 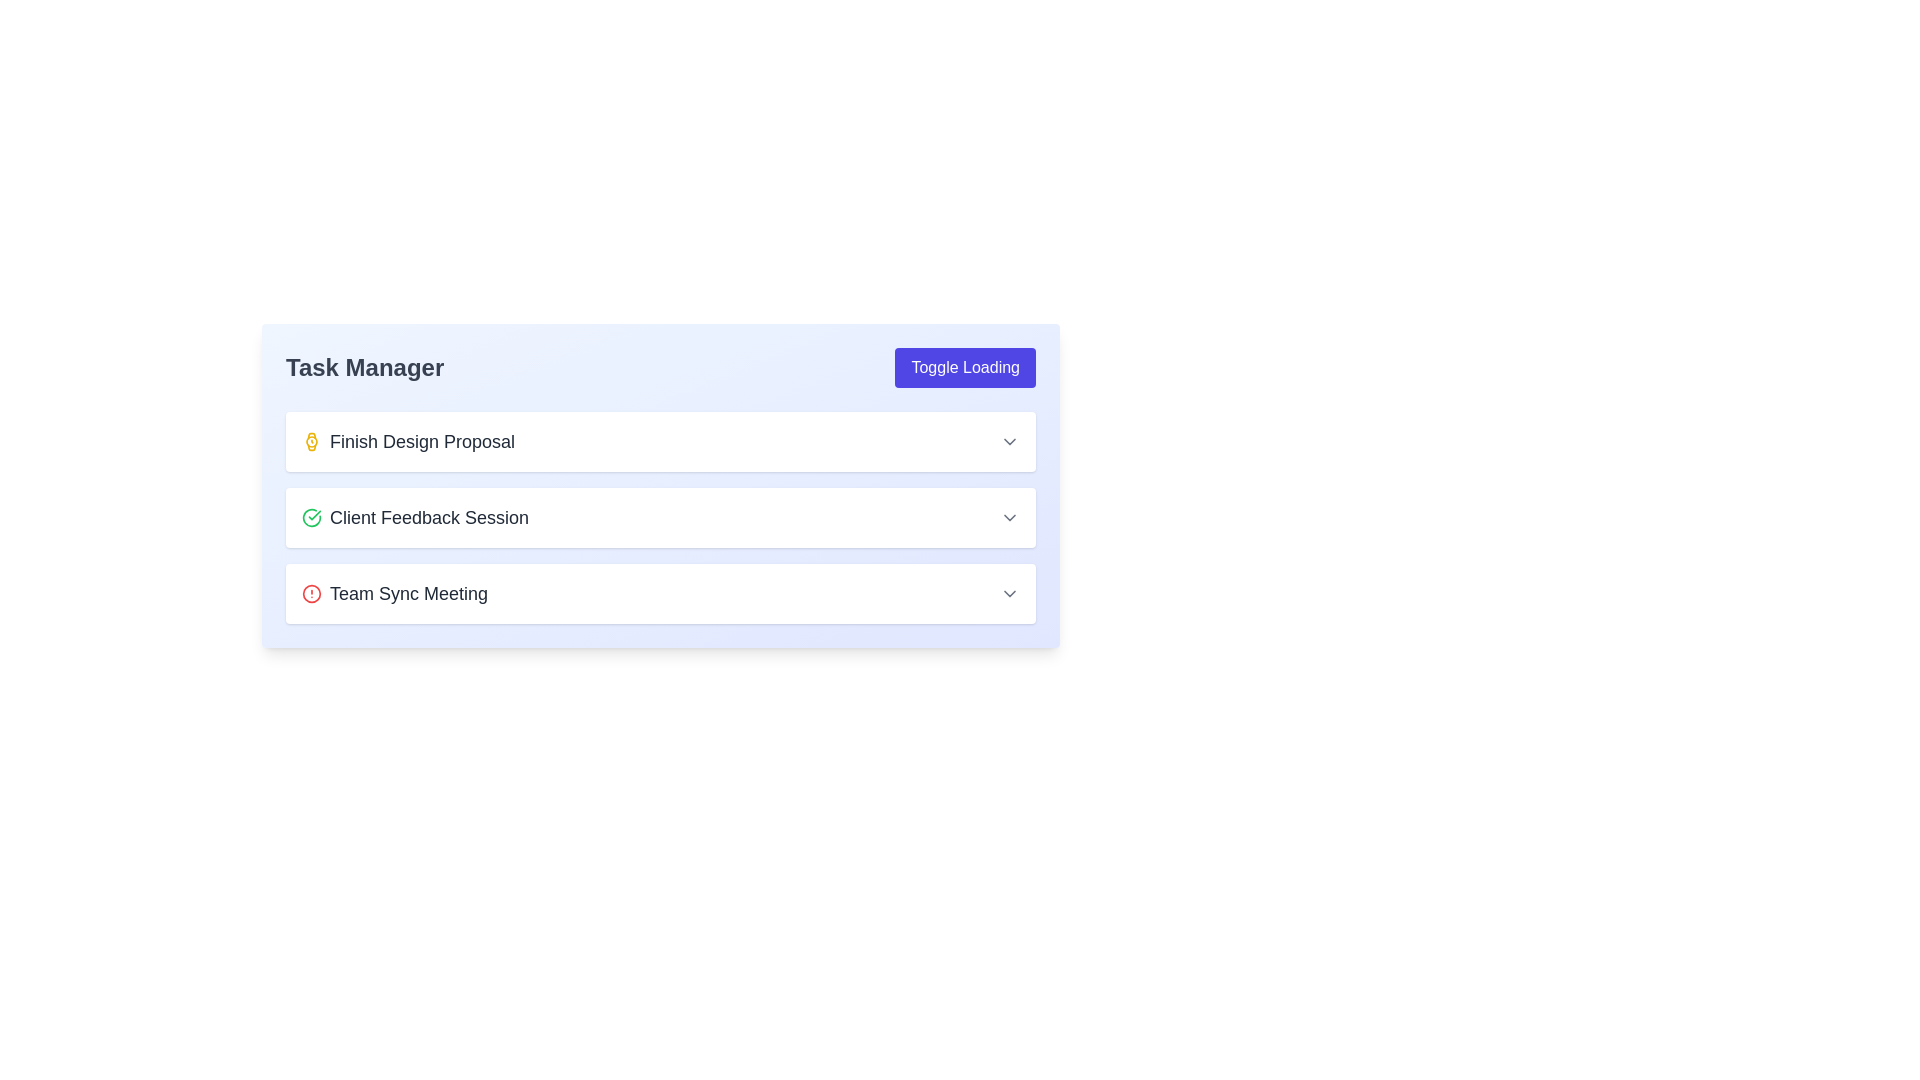 I want to click on the 'Toggle Loading' button, which is a rectangular button with an indigo background and white text, located in the upper right corner of the header section, so click(x=965, y=367).